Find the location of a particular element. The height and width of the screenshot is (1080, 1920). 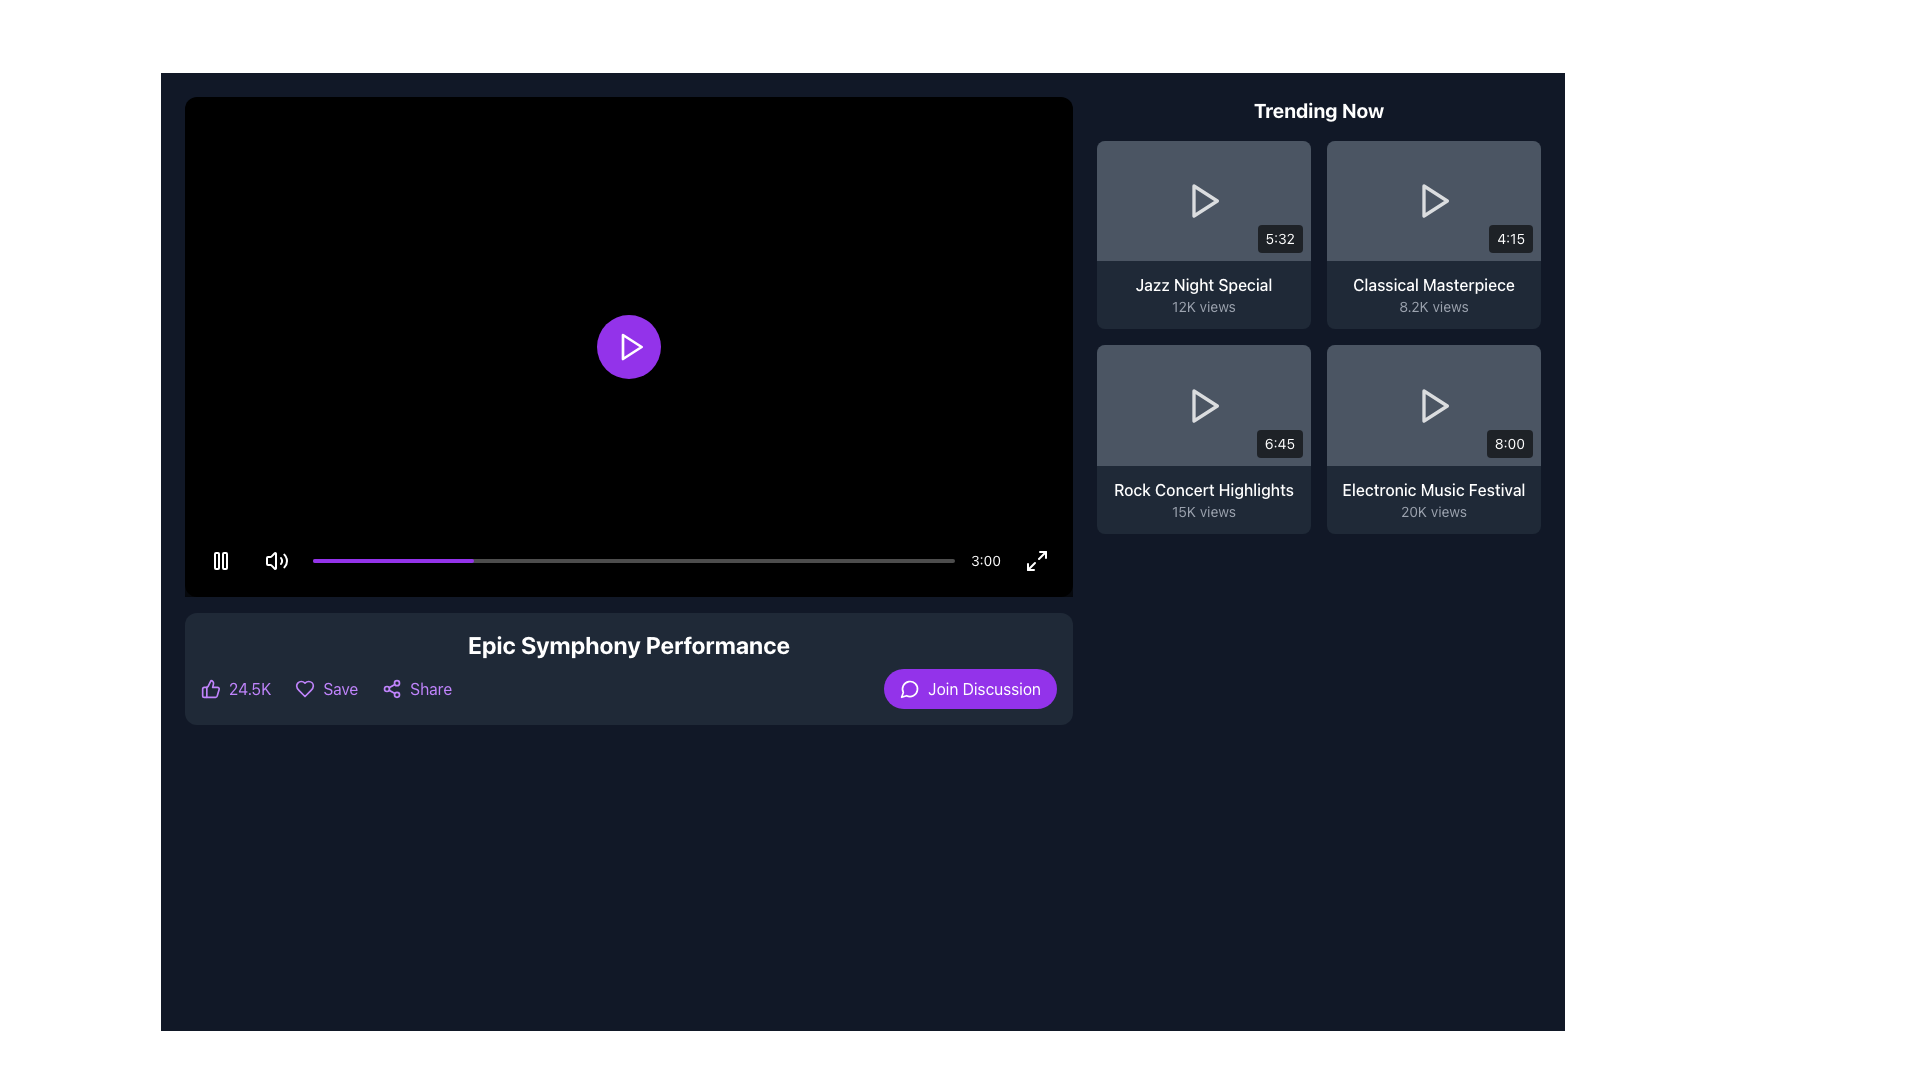

the triangular play icon located in the lower-right section of the interface, specifically within the 'Trending Now' section, to initiate playback is located at coordinates (1434, 405).